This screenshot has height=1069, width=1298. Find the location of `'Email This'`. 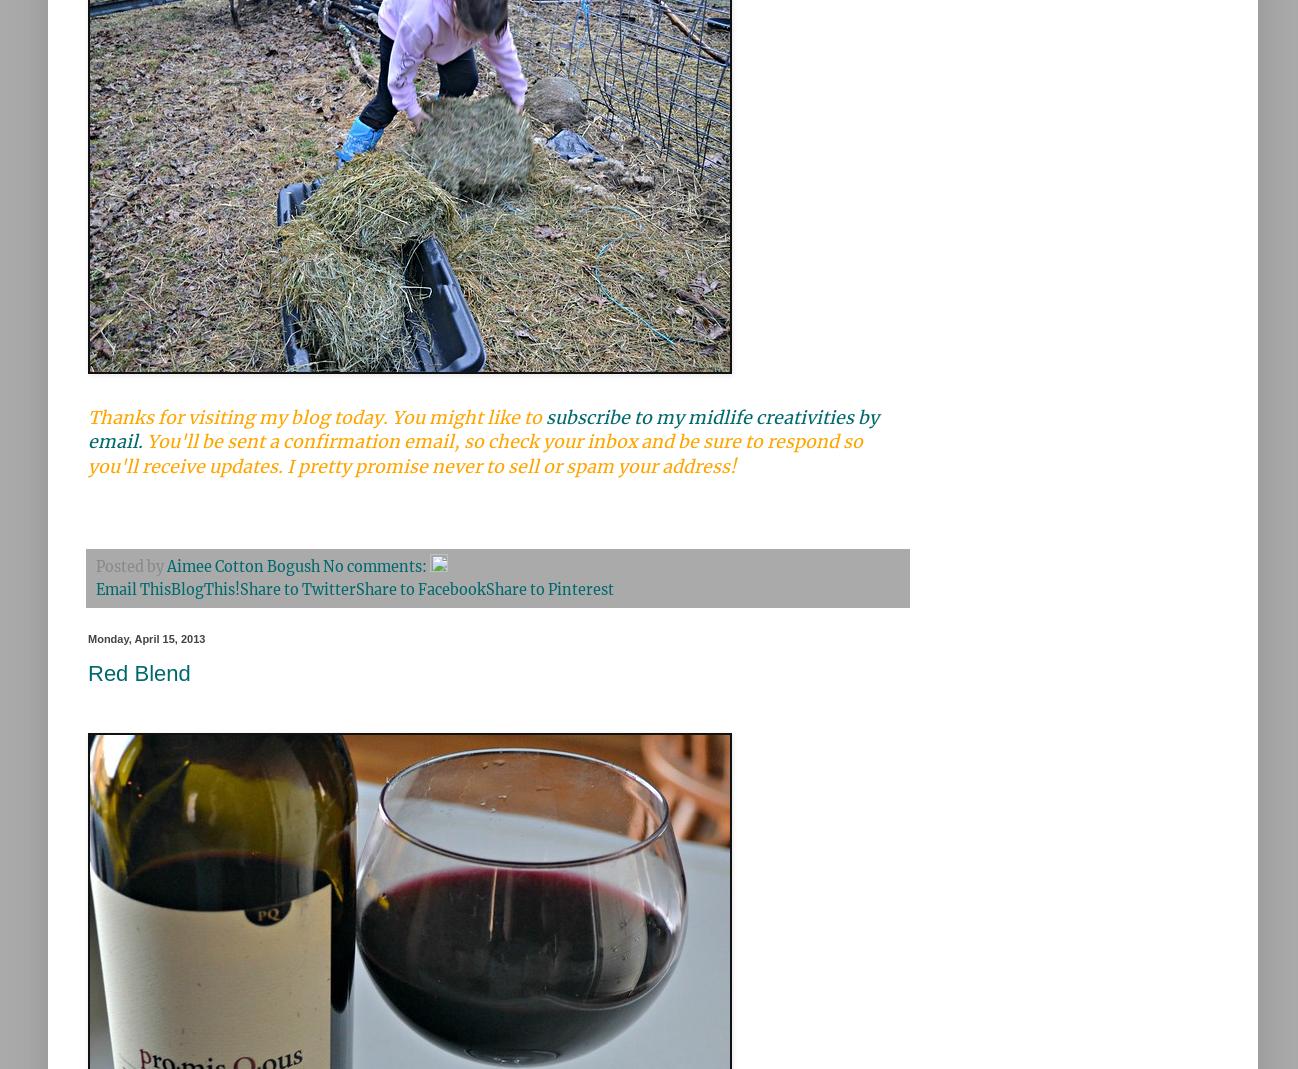

'Email This' is located at coordinates (96, 589).